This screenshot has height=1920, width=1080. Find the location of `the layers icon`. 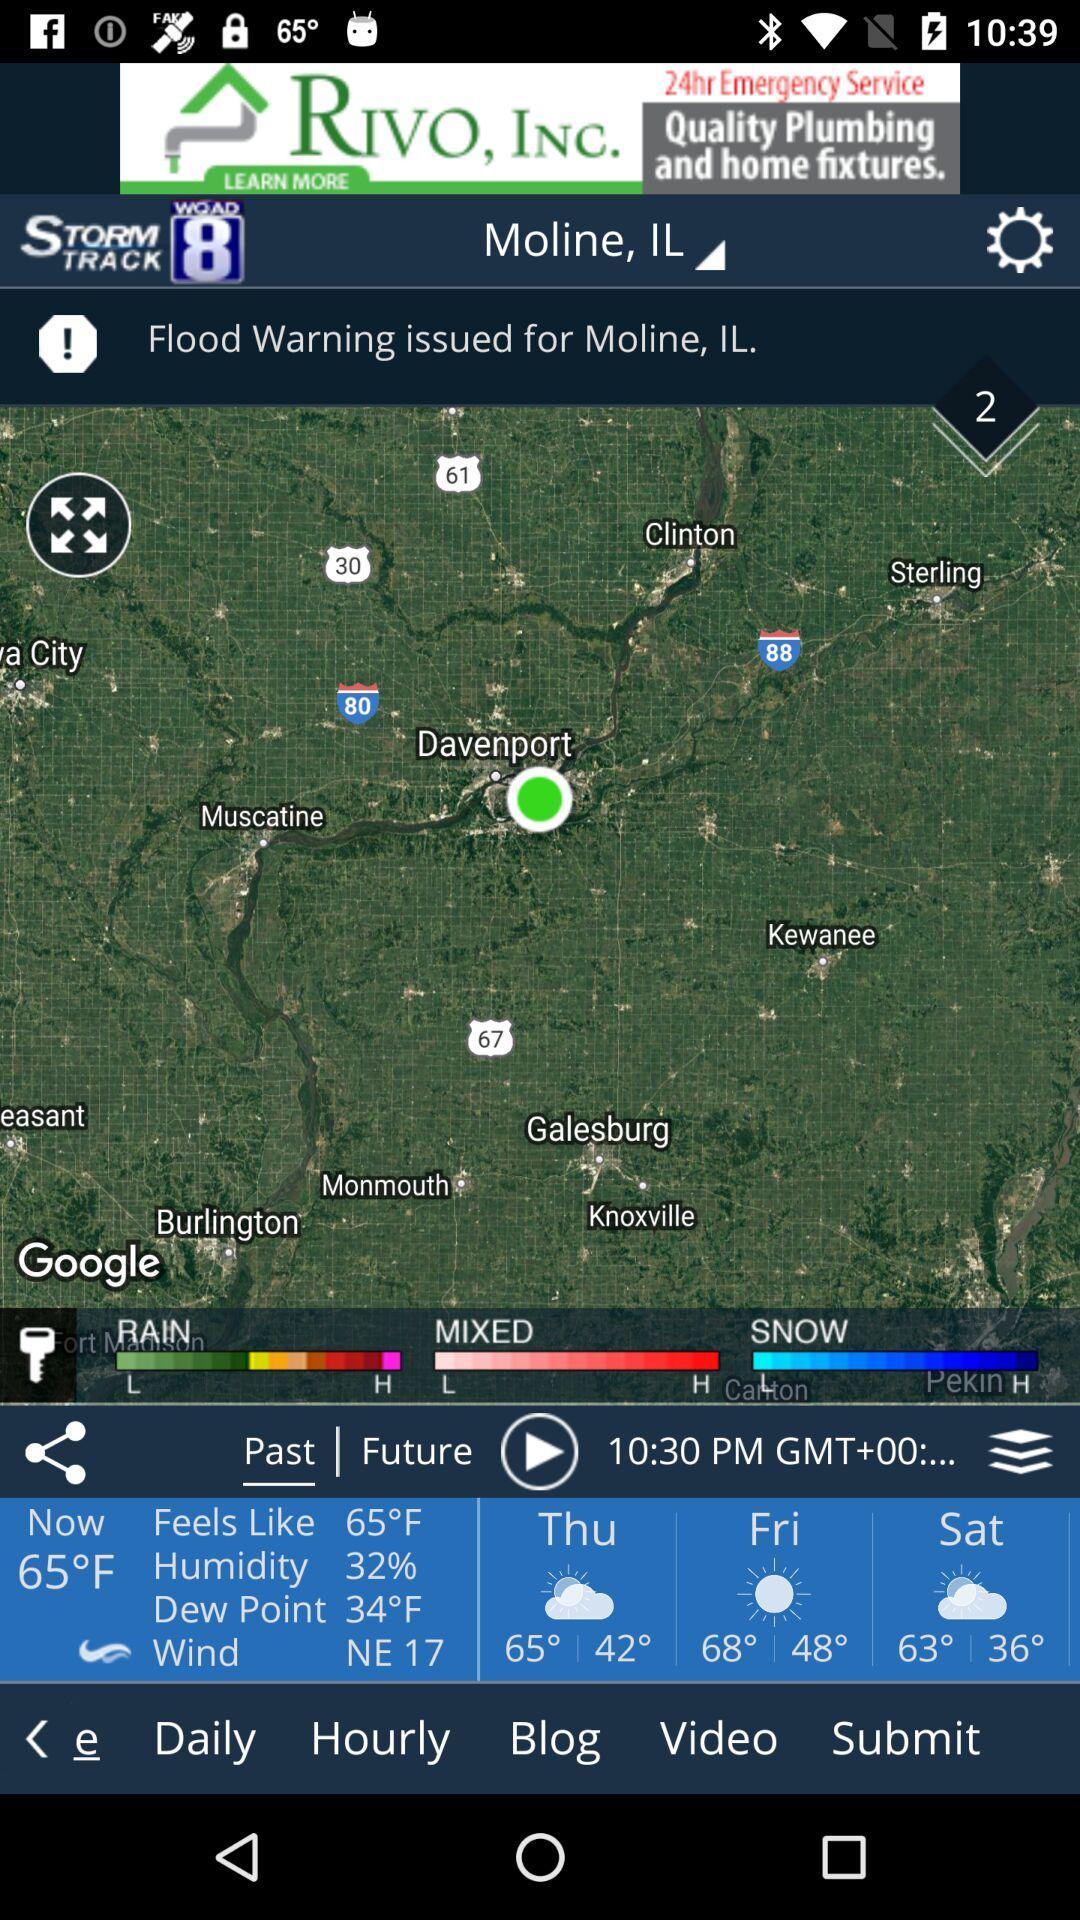

the layers icon is located at coordinates (1020, 1451).